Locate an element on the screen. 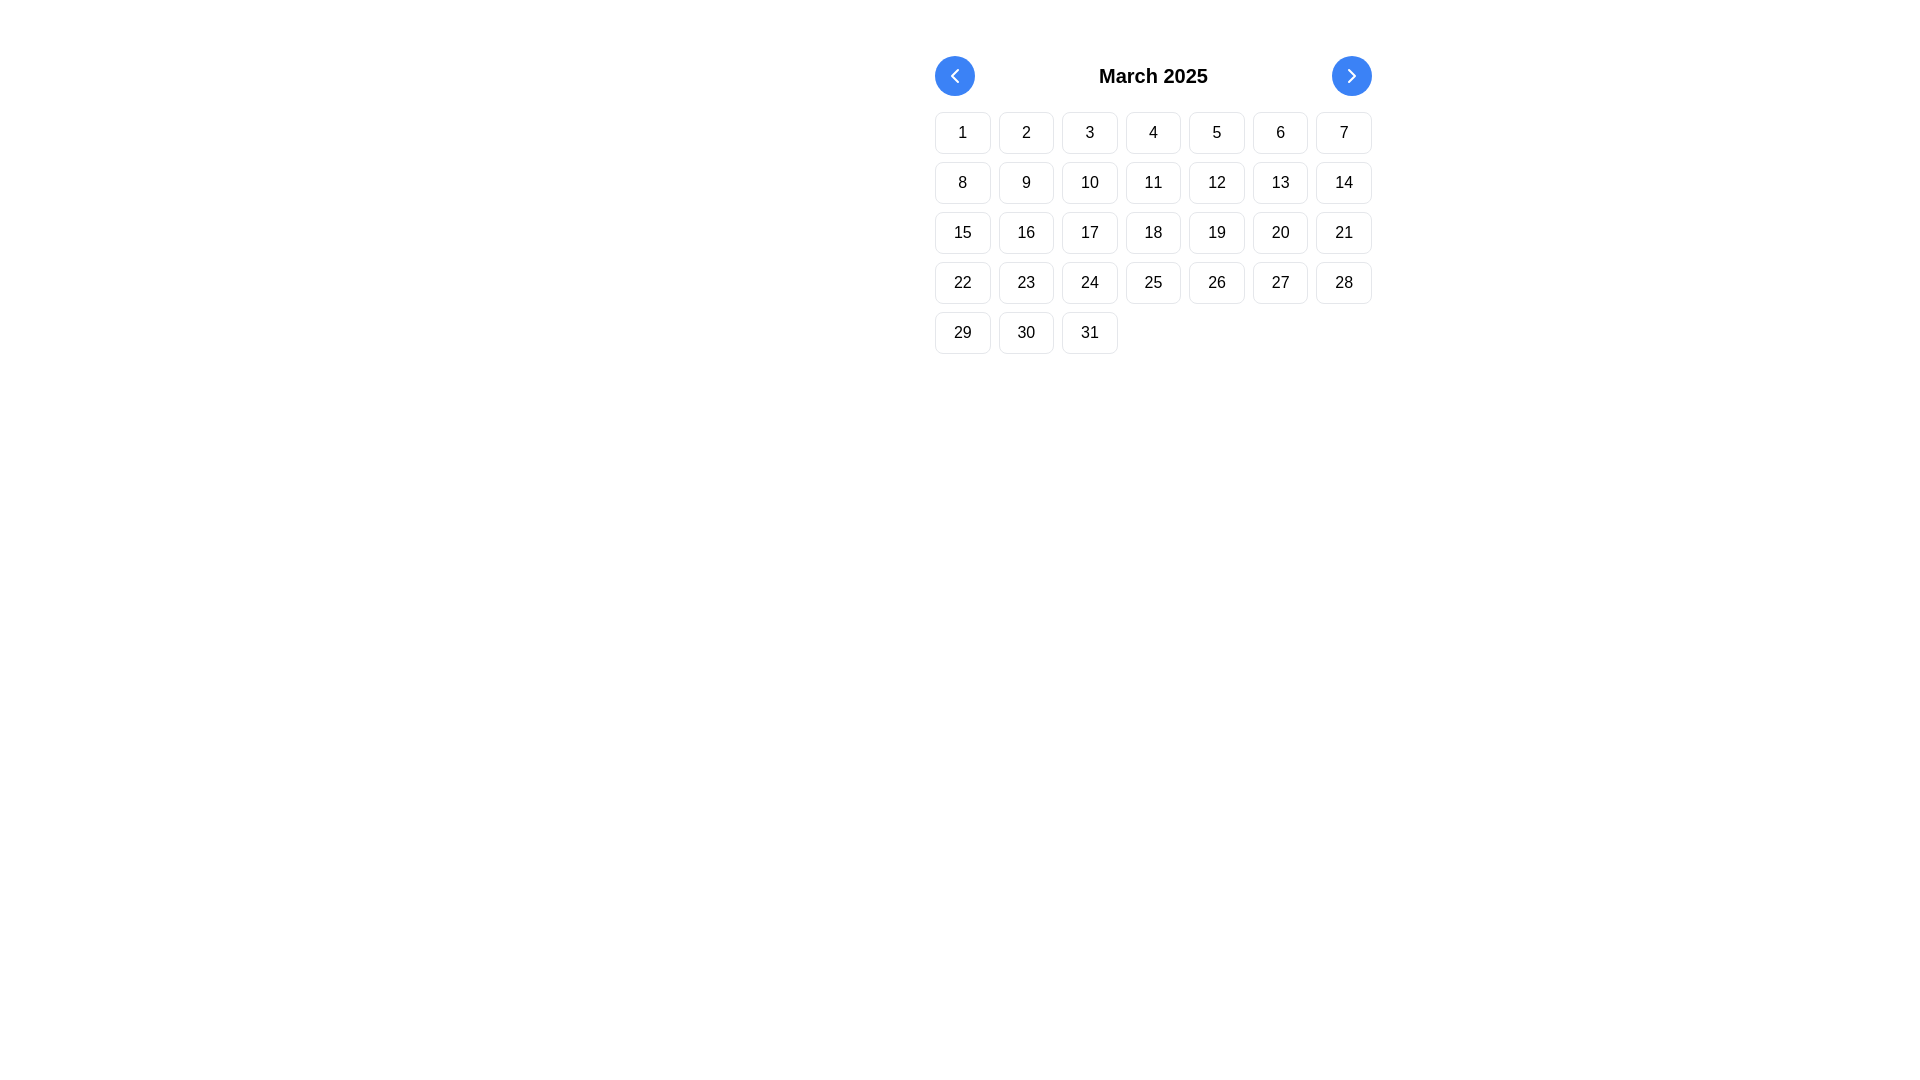  the static calendar day element displaying the number '11', located in the second row and fourth column of the calendar grid is located at coordinates (1153, 182).